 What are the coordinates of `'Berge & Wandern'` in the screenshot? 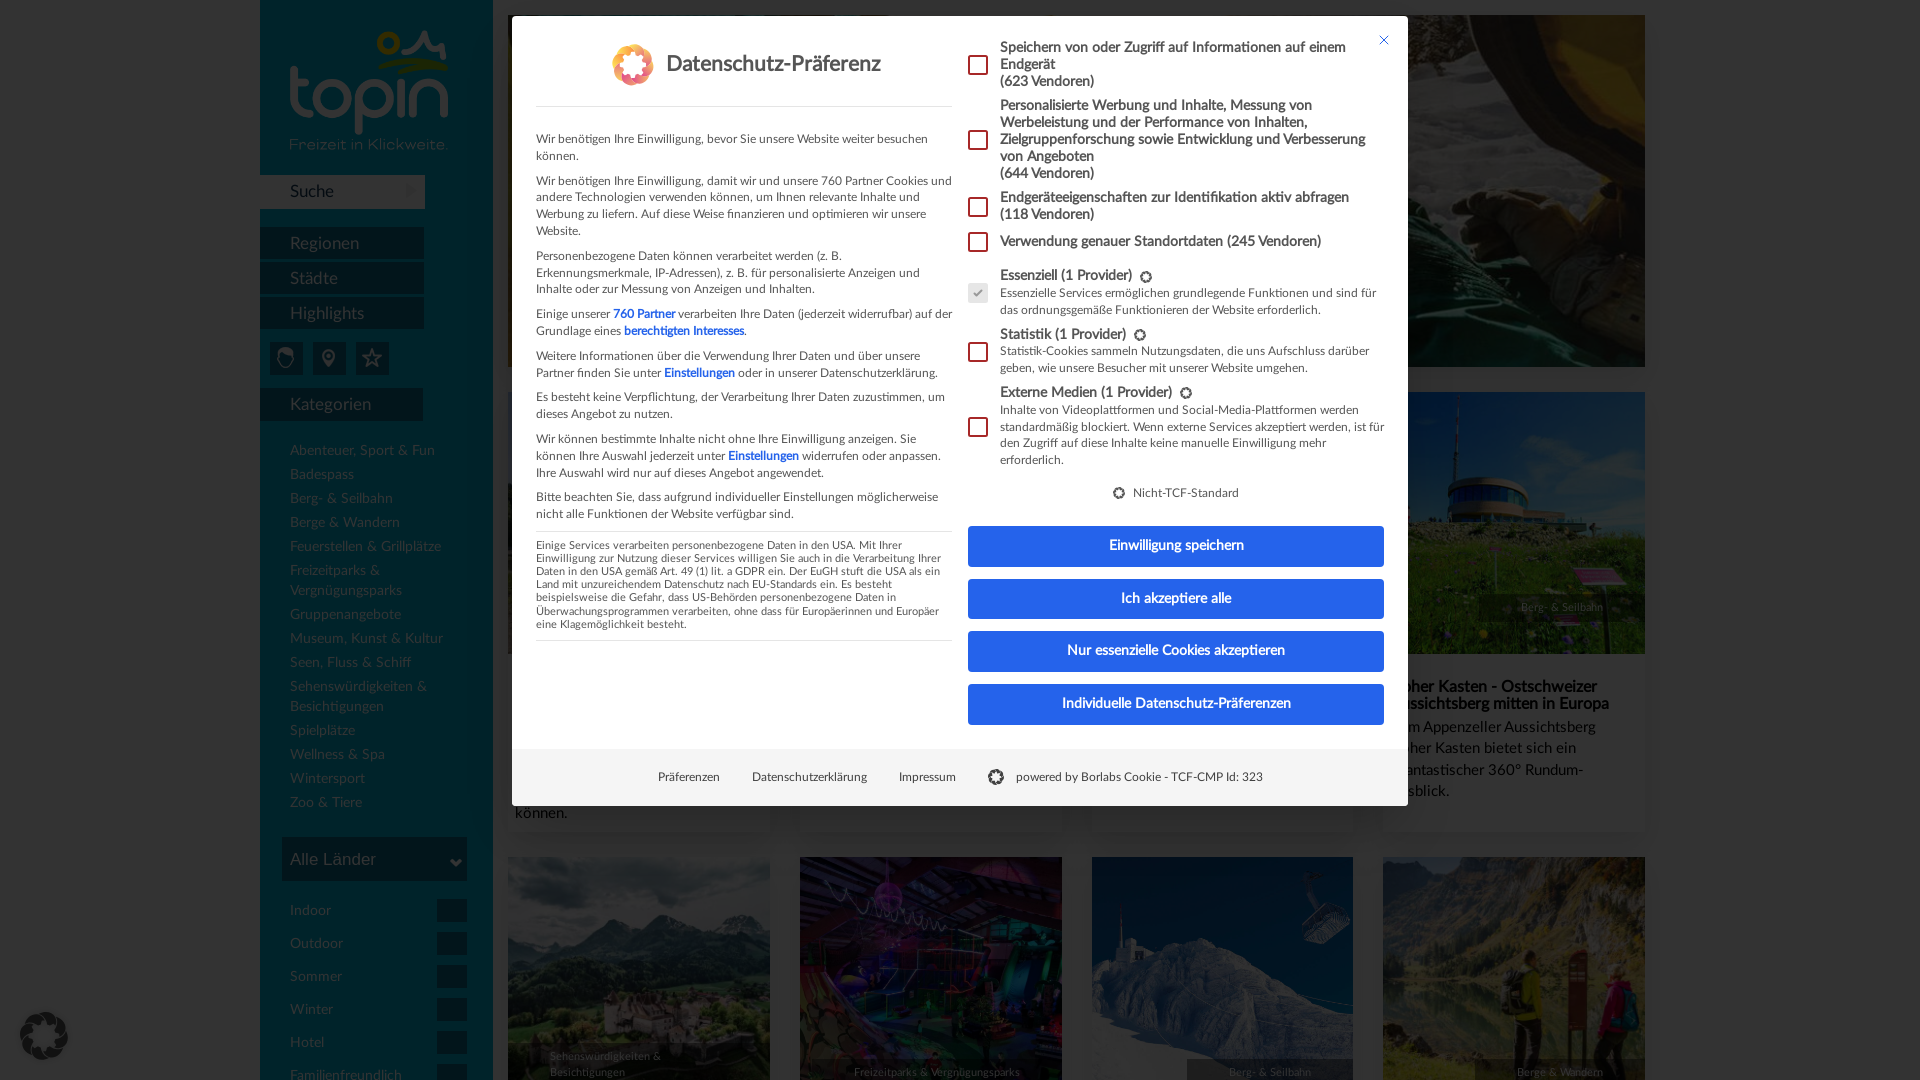 It's located at (382, 523).